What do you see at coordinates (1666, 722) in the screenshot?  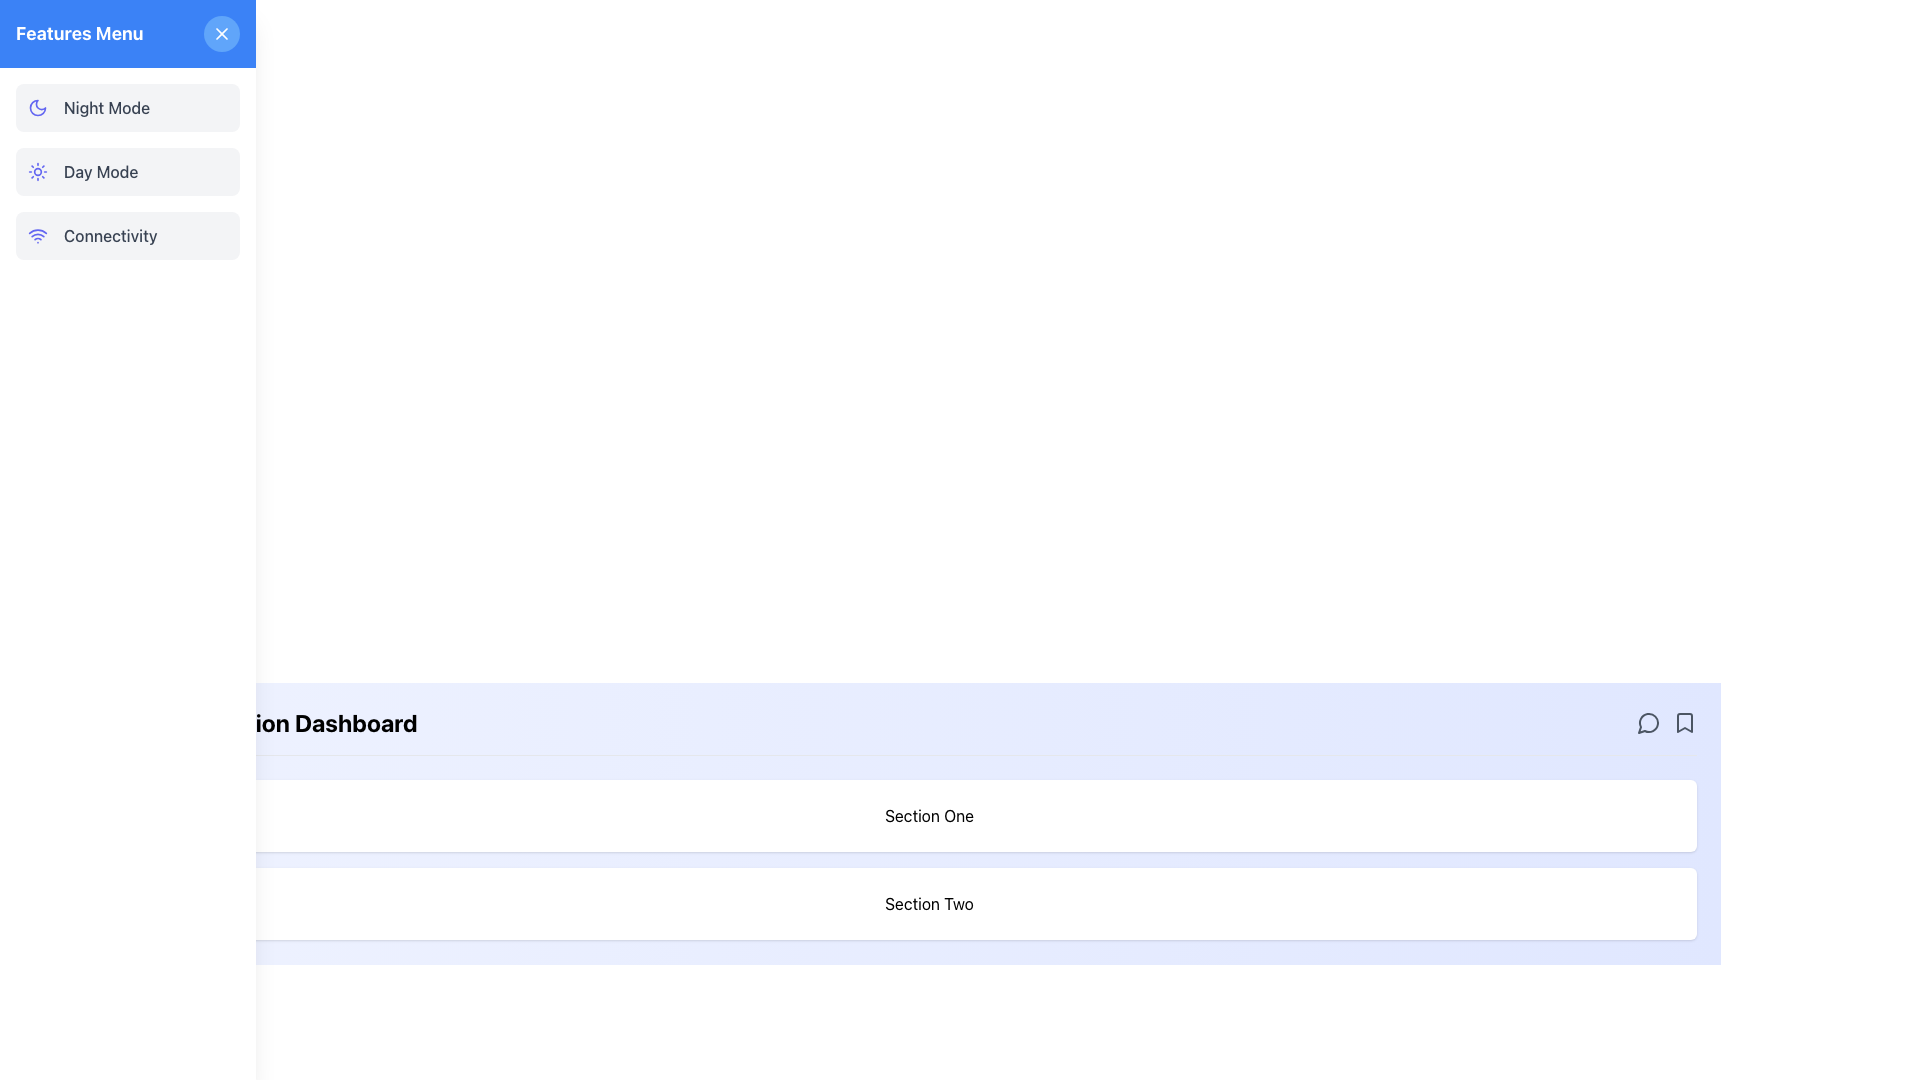 I see `the speech bubble icon in the interactive icons set located at the far right of the header bar to comment` at bounding box center [1666, 722].